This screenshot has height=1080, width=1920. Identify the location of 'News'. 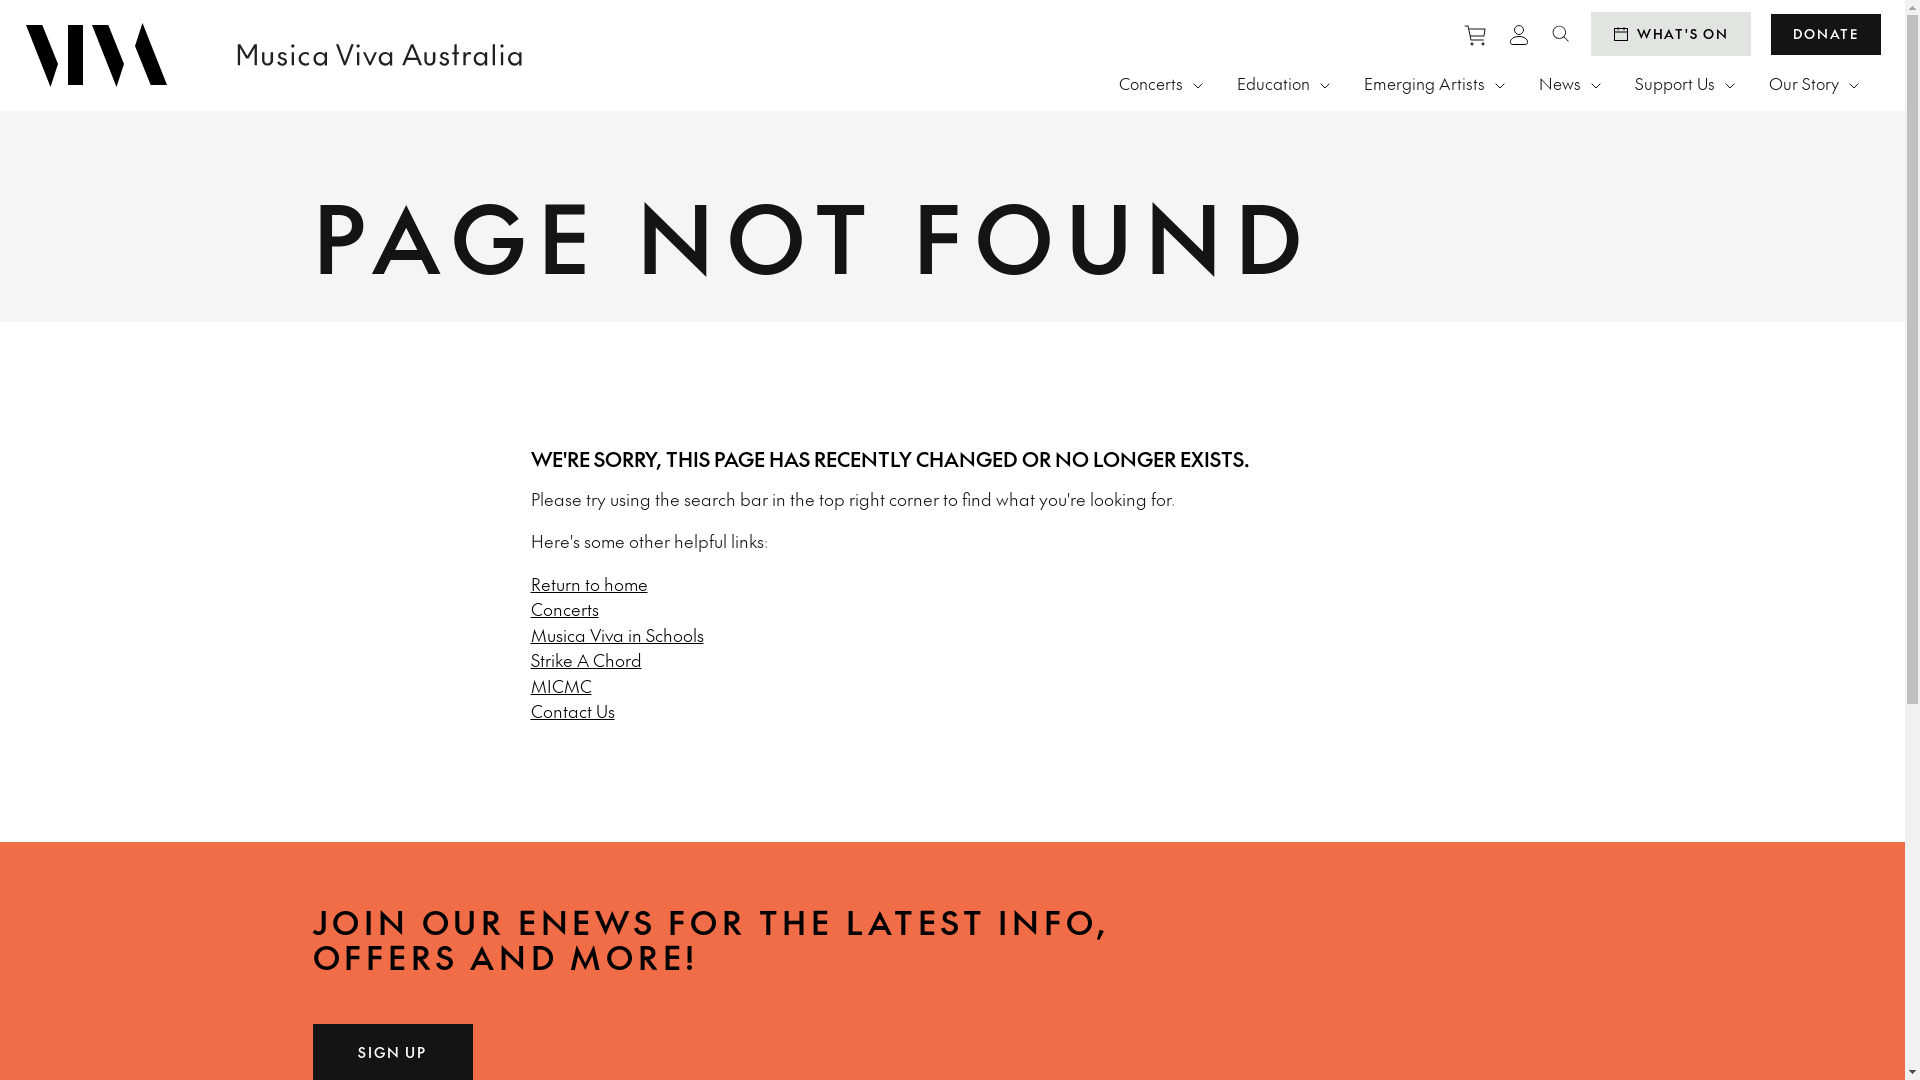
(1568, 82).